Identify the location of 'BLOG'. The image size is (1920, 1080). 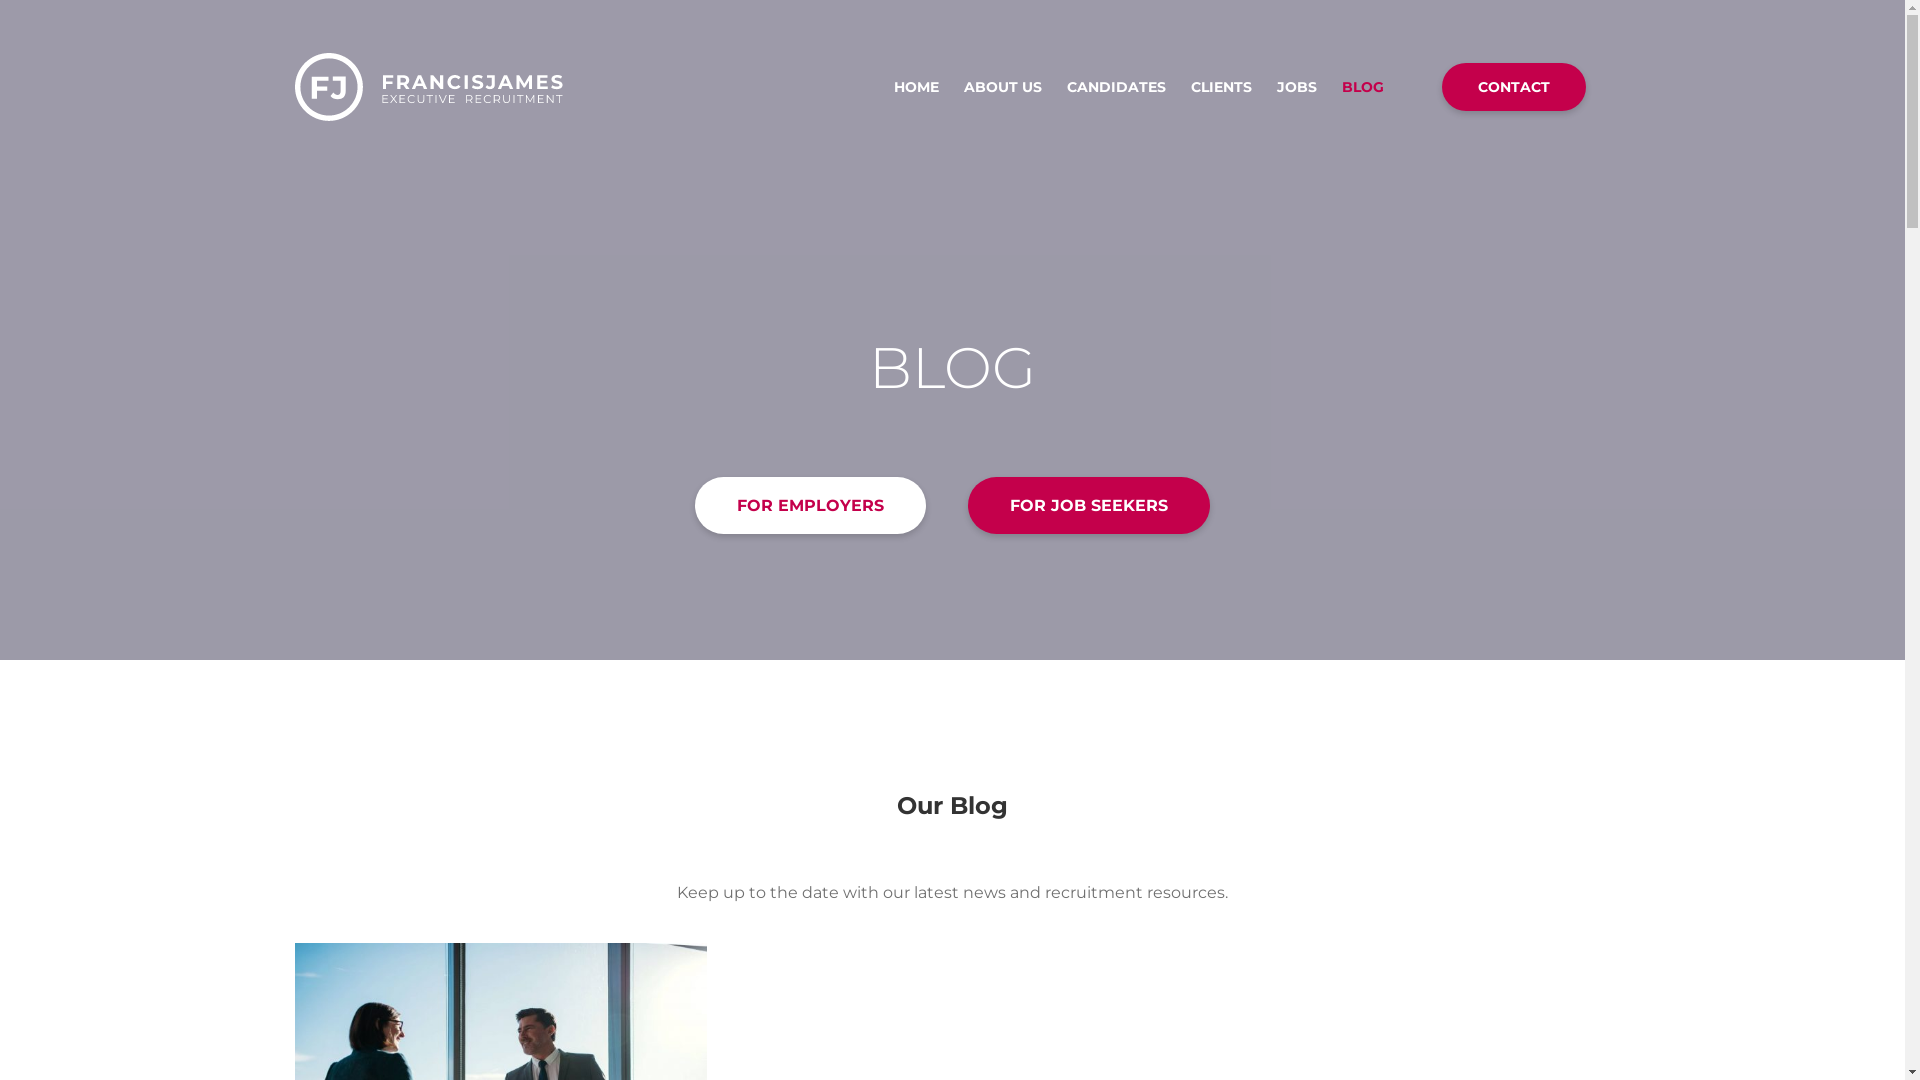
(1362, 86).